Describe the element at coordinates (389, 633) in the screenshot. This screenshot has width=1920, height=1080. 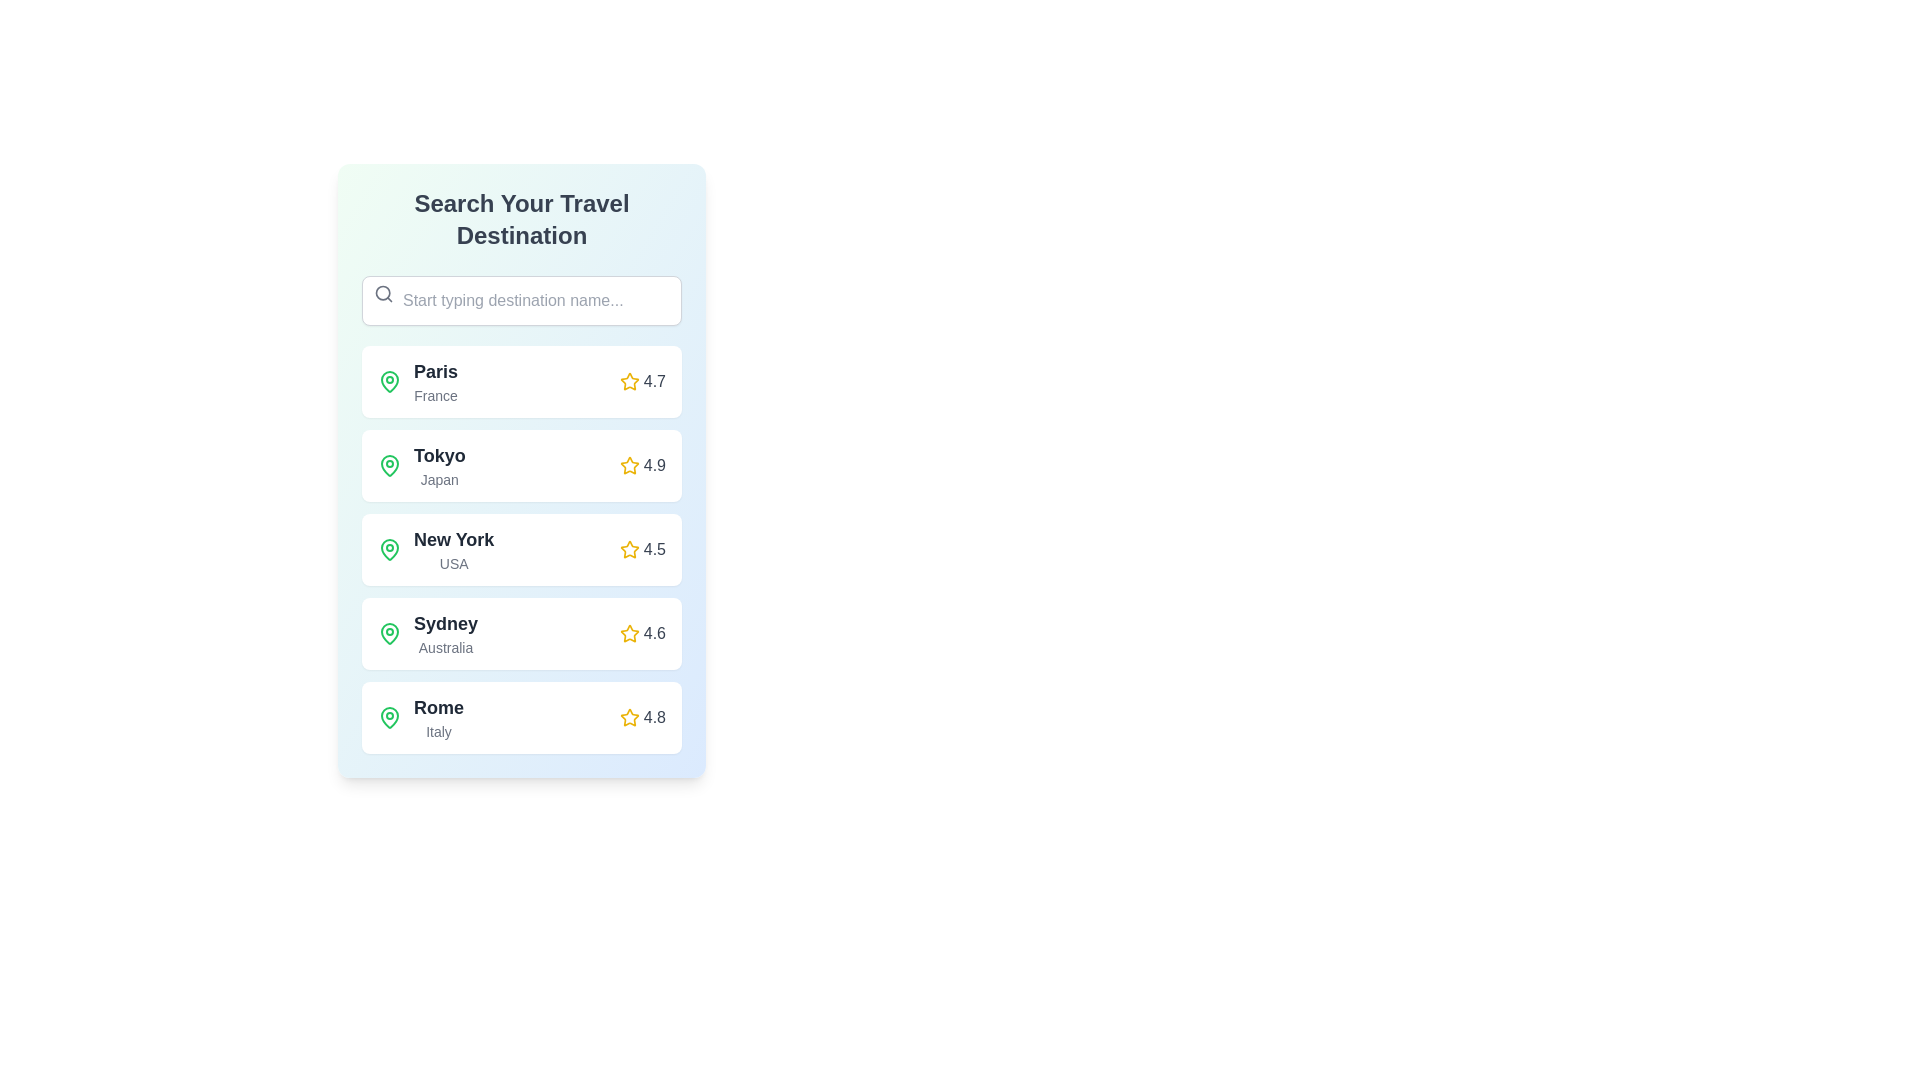
I see `the green map pin icon located to the left of the text 'Sydney' and 'Australia' in the fourth row of the travel destinations listing panel` at that location.